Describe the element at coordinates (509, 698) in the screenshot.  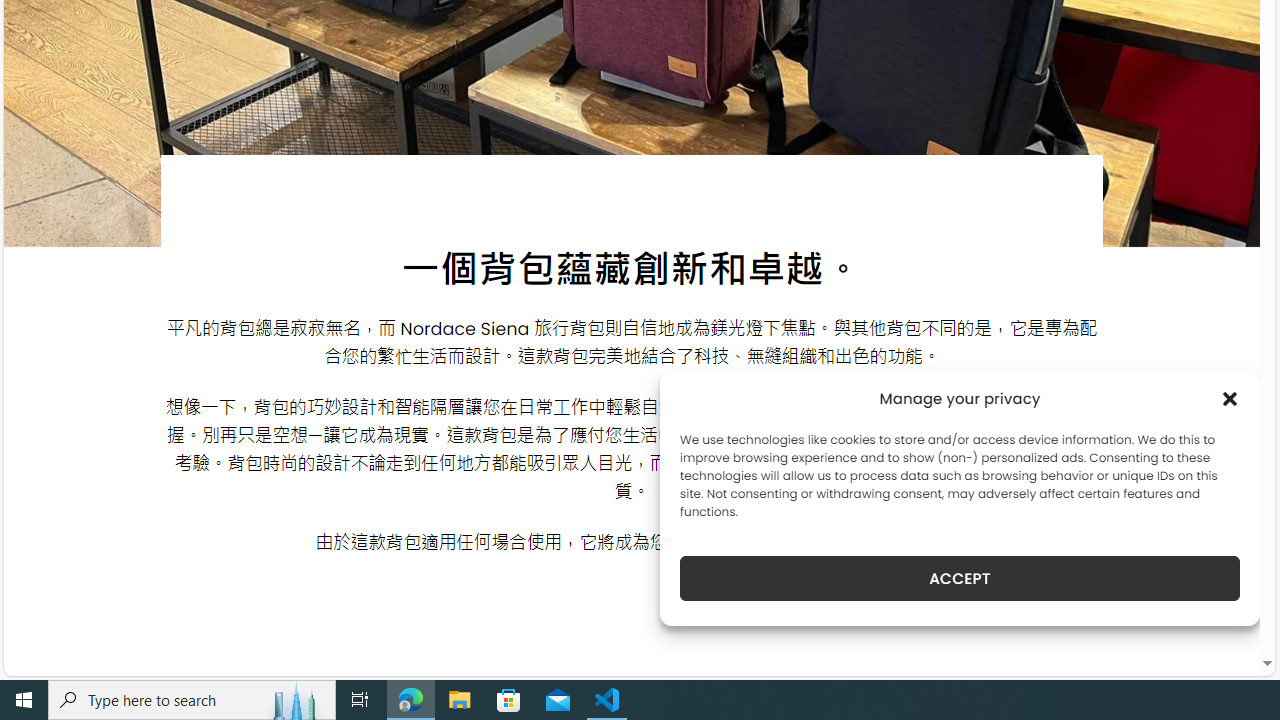
I see `'Microsoft Store'` at that location.